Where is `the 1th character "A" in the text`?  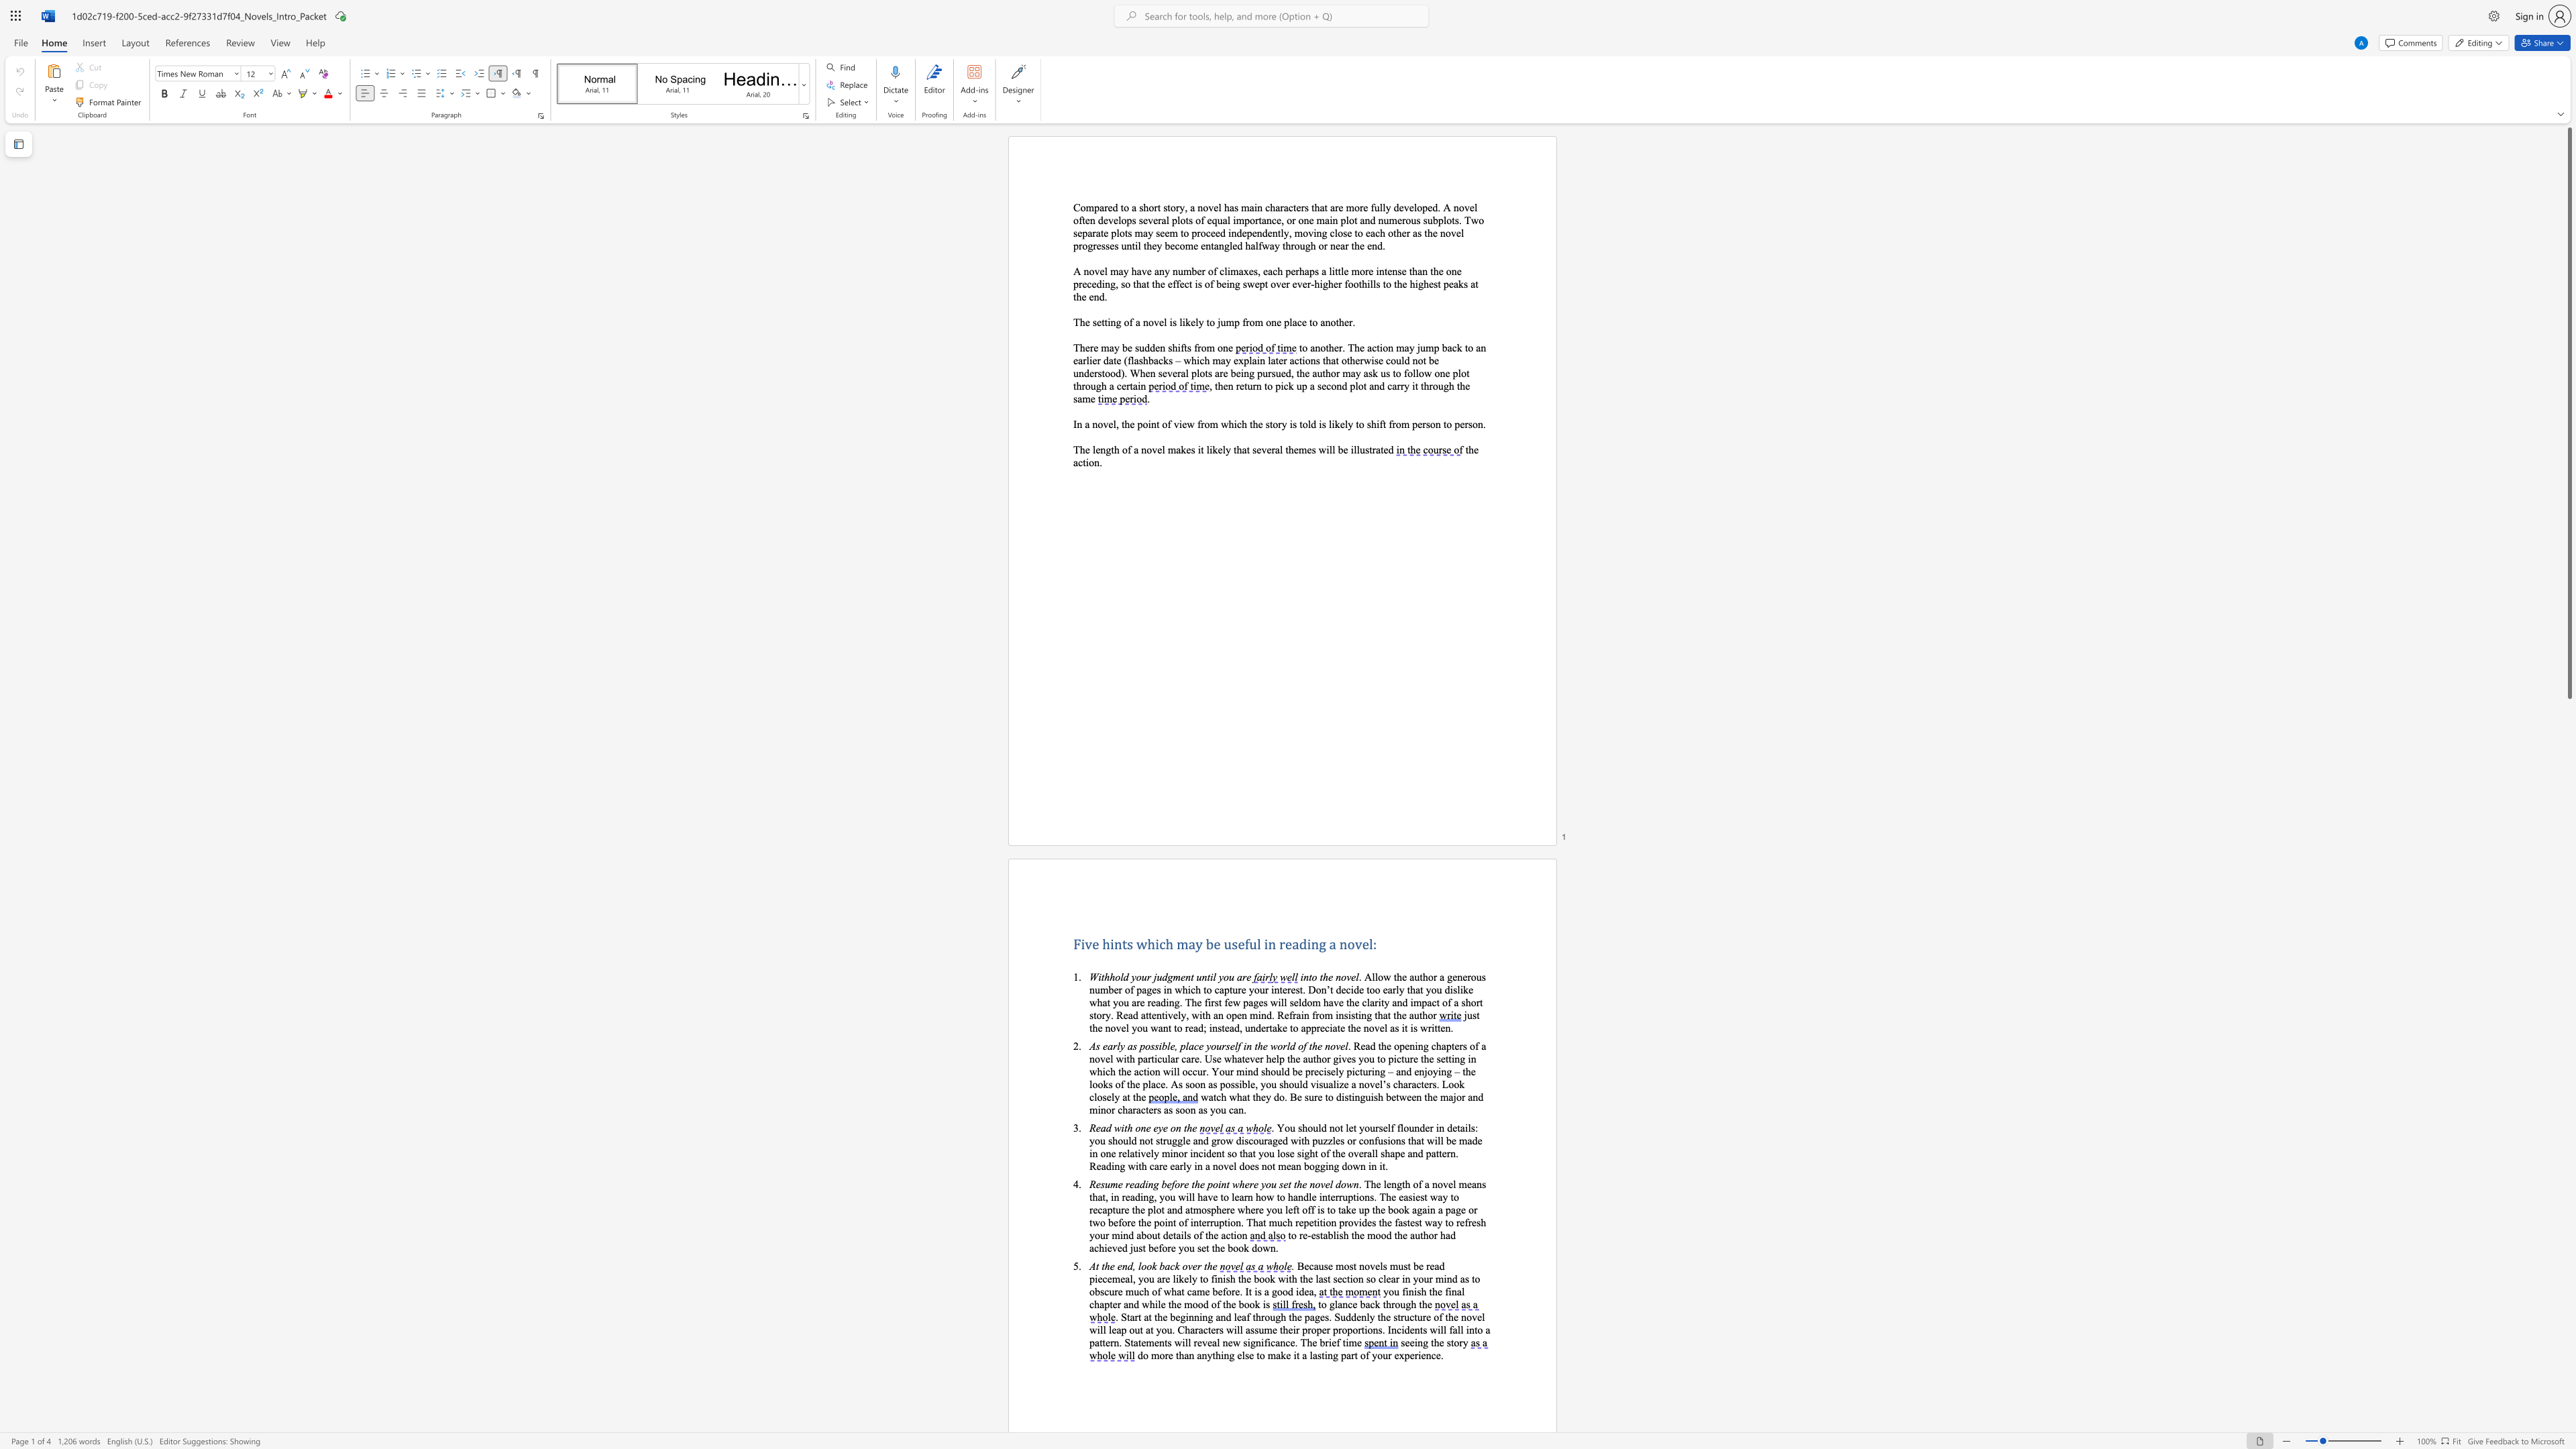
the 1th character "A" in the text is located at coordinates (1092, 1265).